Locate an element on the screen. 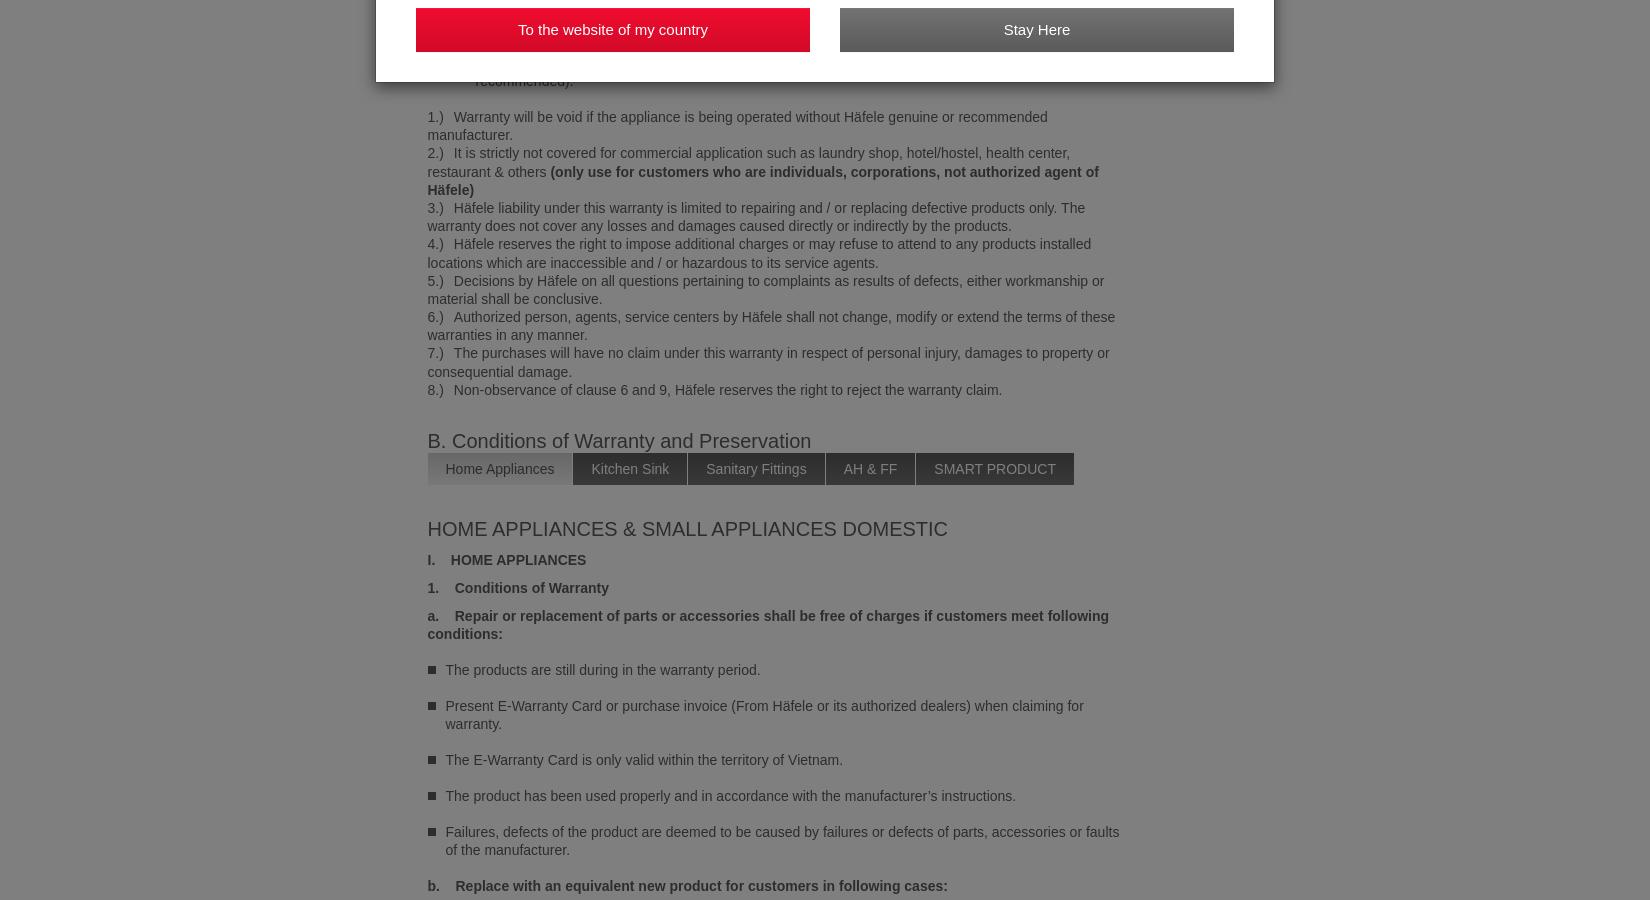  'Sanitary Fittings' is located at coordinates (705, 467).